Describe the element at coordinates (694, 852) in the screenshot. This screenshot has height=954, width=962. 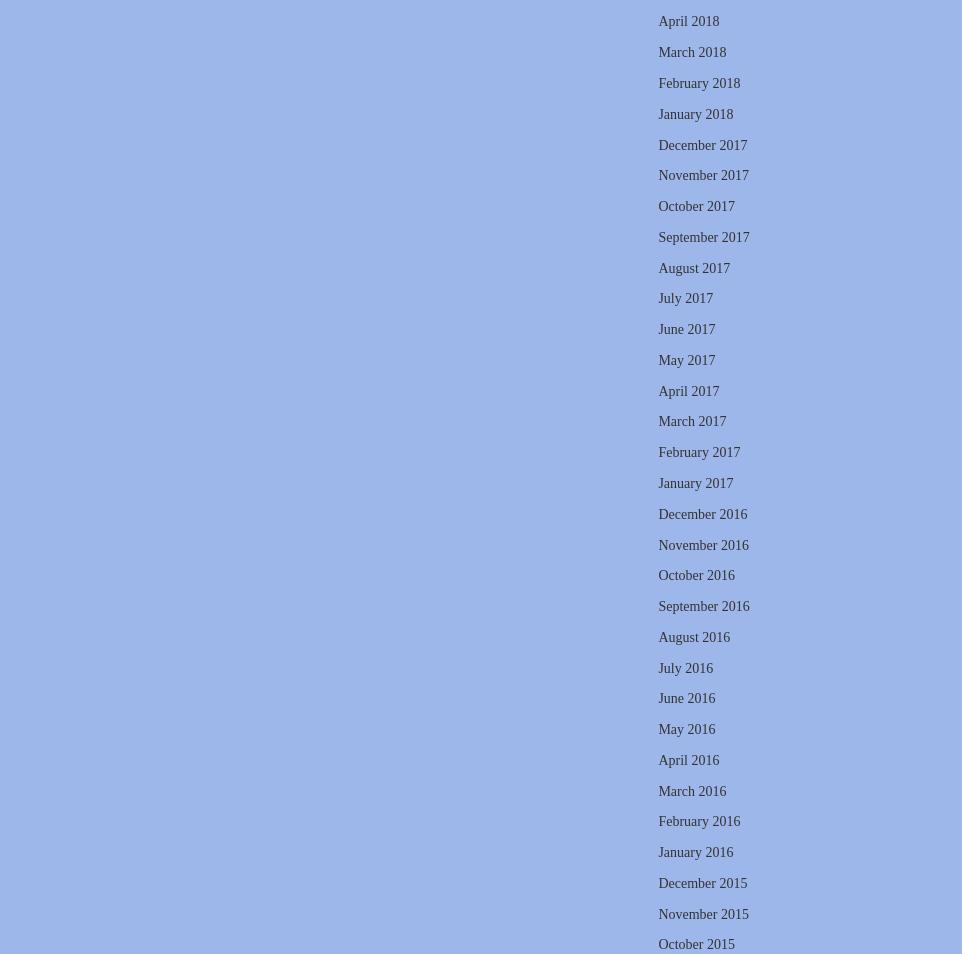
I see `'January 2016'` at that location.